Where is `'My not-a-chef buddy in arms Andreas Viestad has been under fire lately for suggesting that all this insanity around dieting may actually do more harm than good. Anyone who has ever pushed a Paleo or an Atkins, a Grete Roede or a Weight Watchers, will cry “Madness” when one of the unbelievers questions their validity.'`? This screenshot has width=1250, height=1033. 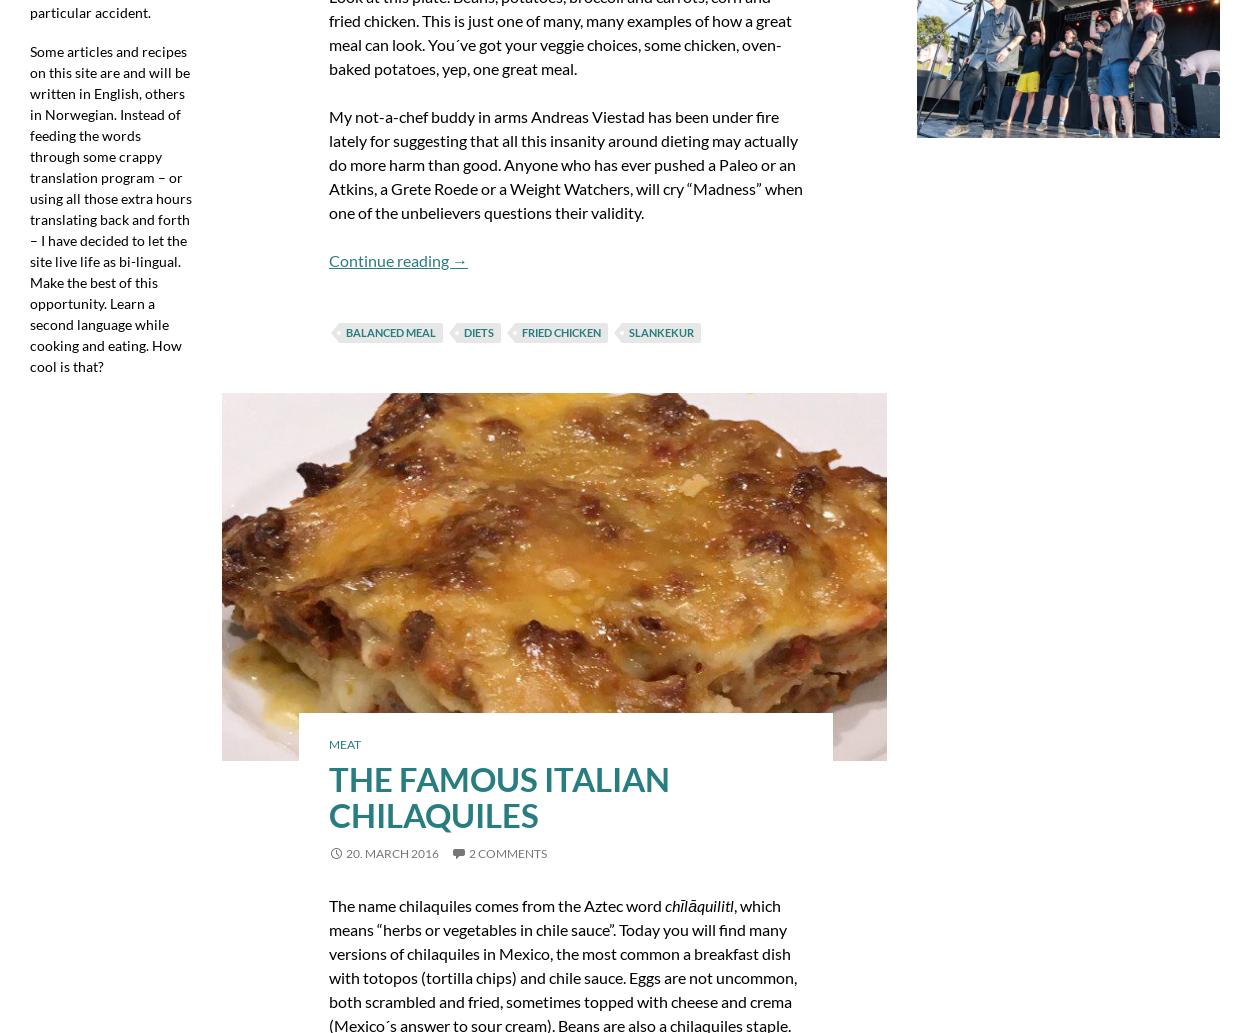 'My not-a-chef buddy in arms Andreas Viestad has been under fire lately for suggesting that all this insanity around dieting may actually do more harm than good. Anyone who has ever pushed a Paleo or an Atkins, a Grete Roede or a Weight Watchers, will cry “Madness” when one of the unbelievers questions their validity.' is located at coordinates (564, 163).